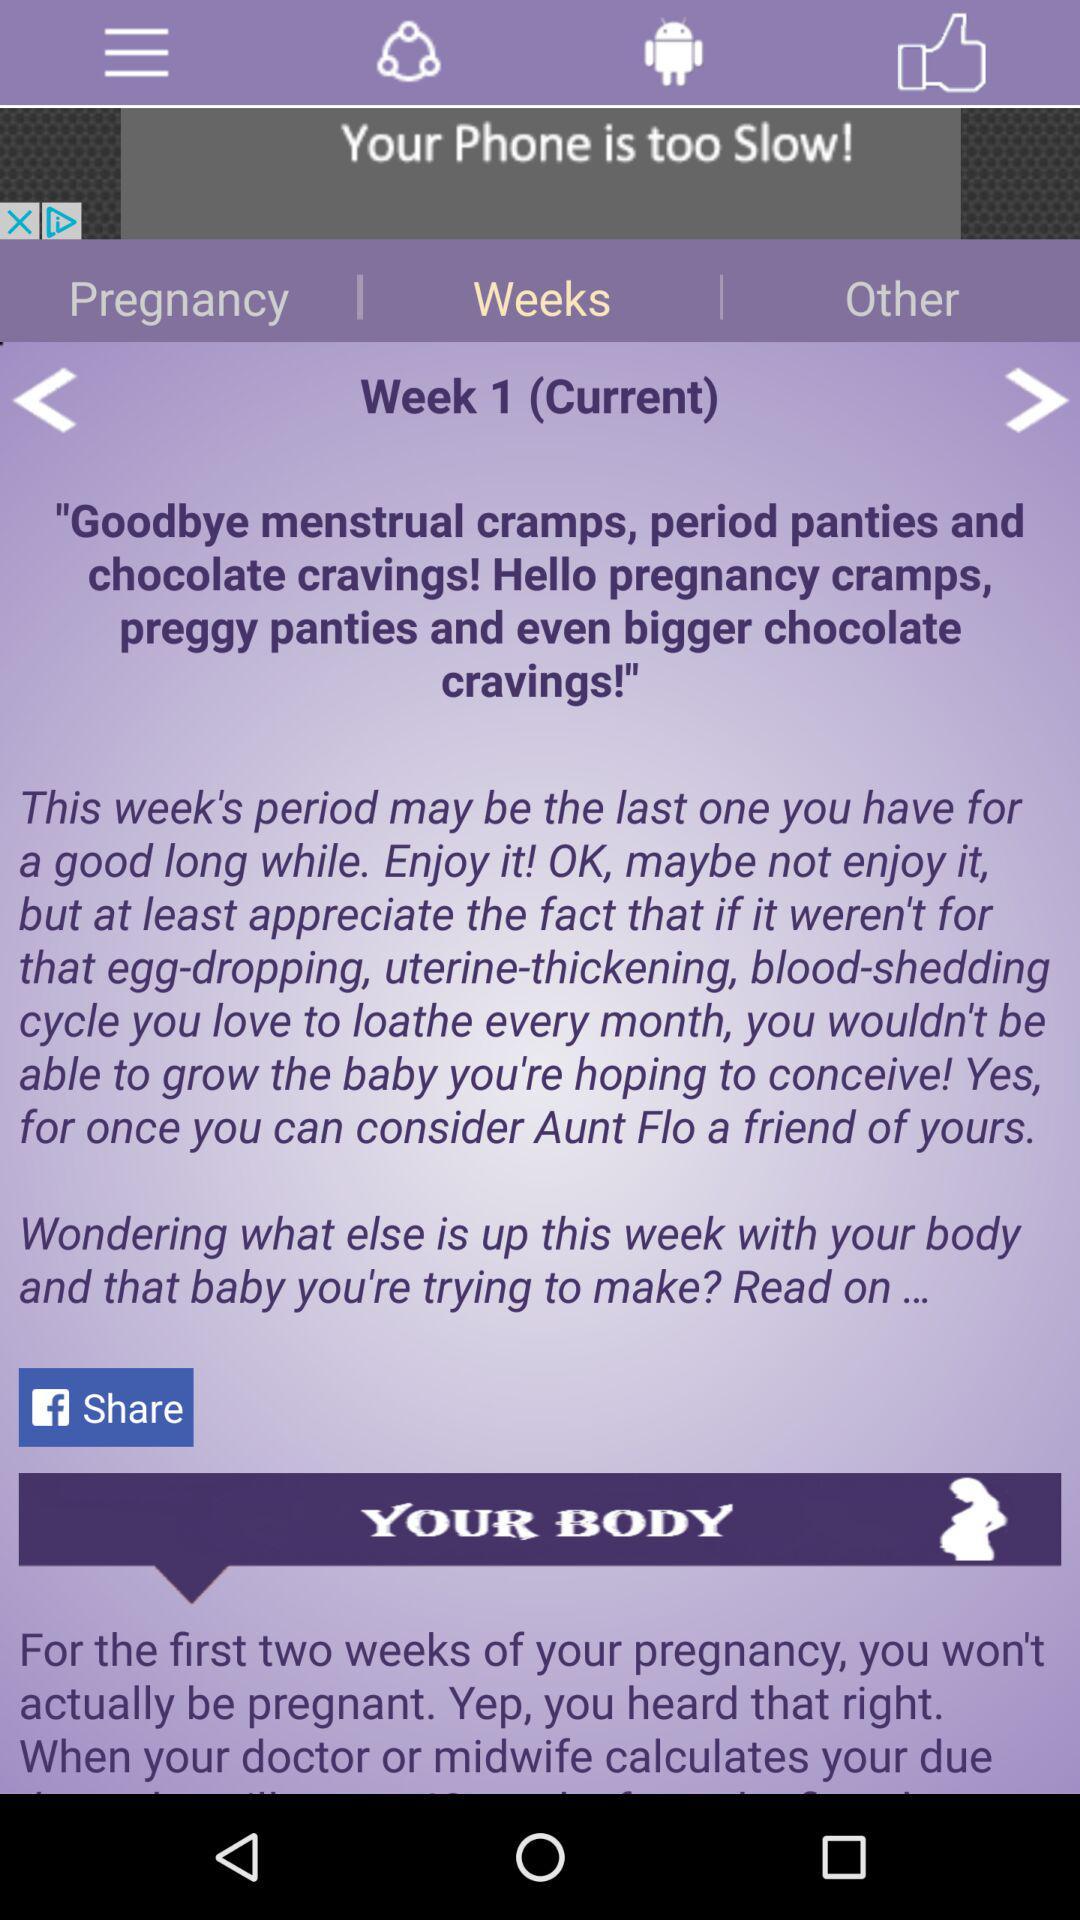 This screenshot has height=1920, width=1080. What do you see at coordinates (673, 52) in the screenshot?
I see `android app` at bounding box center [673, 52].